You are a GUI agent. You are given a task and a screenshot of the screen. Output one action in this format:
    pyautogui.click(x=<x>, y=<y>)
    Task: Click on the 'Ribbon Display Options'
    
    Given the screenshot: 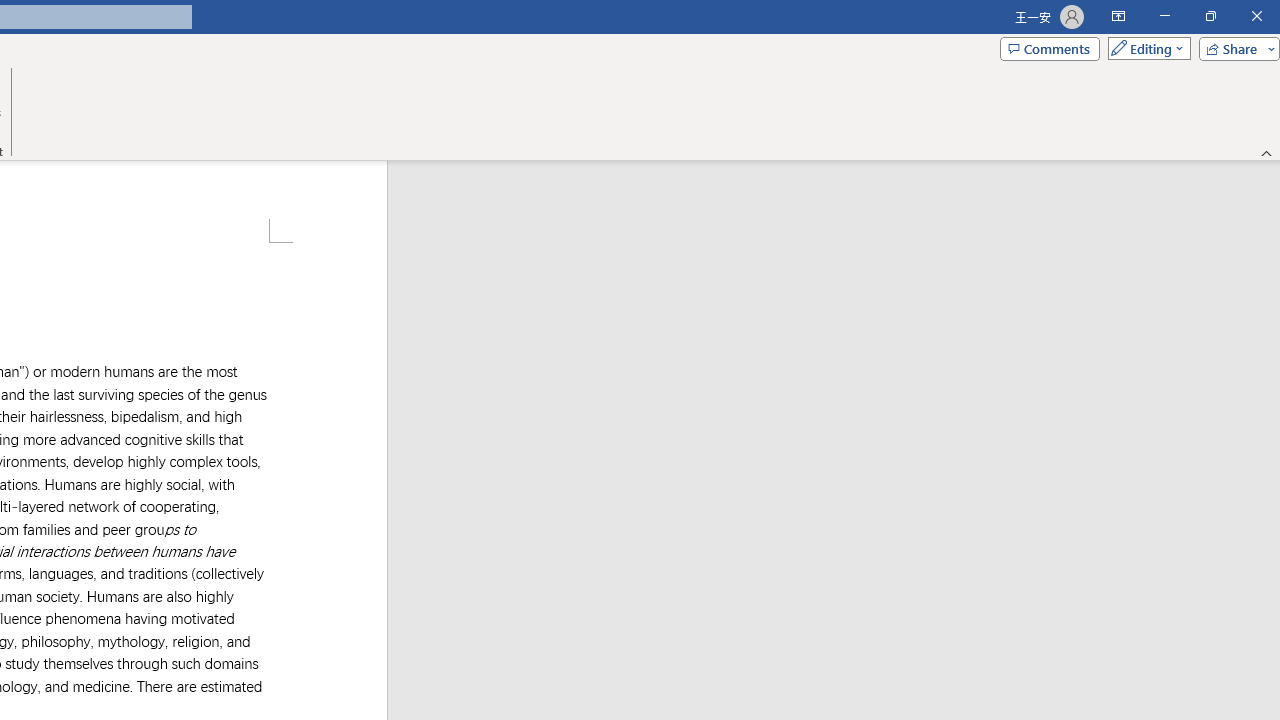 What is the action you would take?
    pyautogui.click(x=1117, y=16)
    